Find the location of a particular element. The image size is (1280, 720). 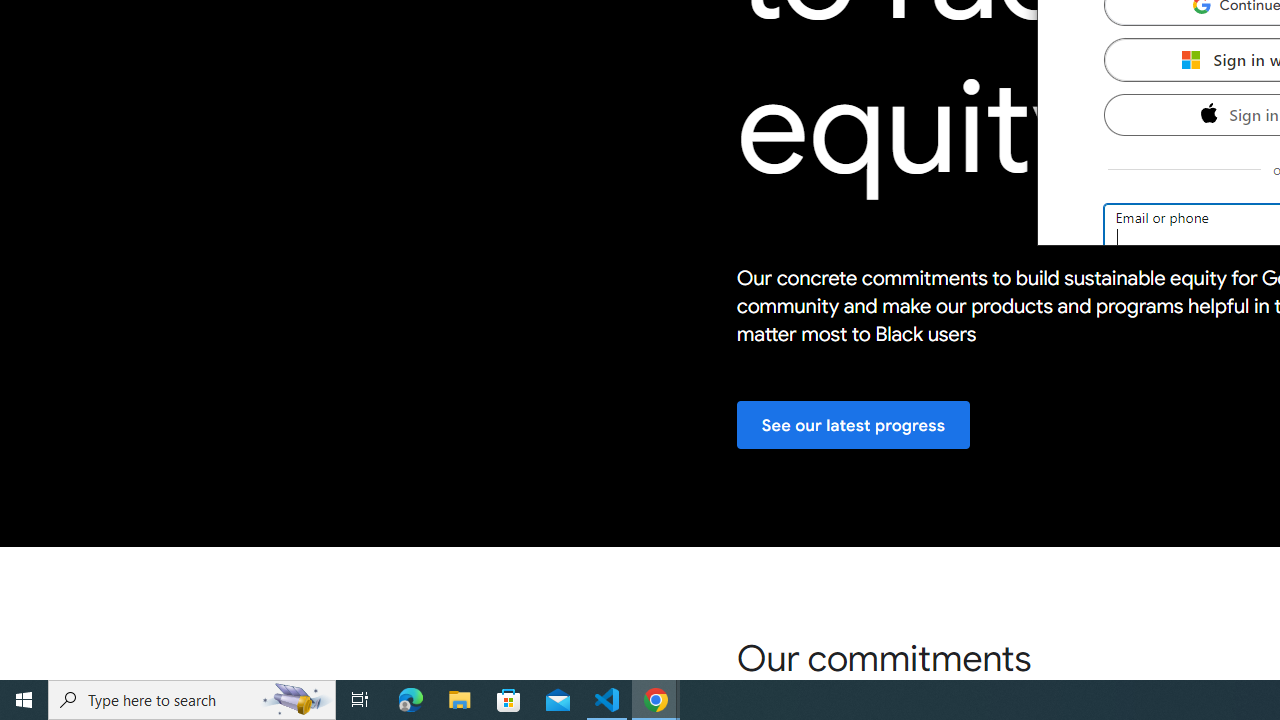

'Task View' is located at coordinates (359, 698).